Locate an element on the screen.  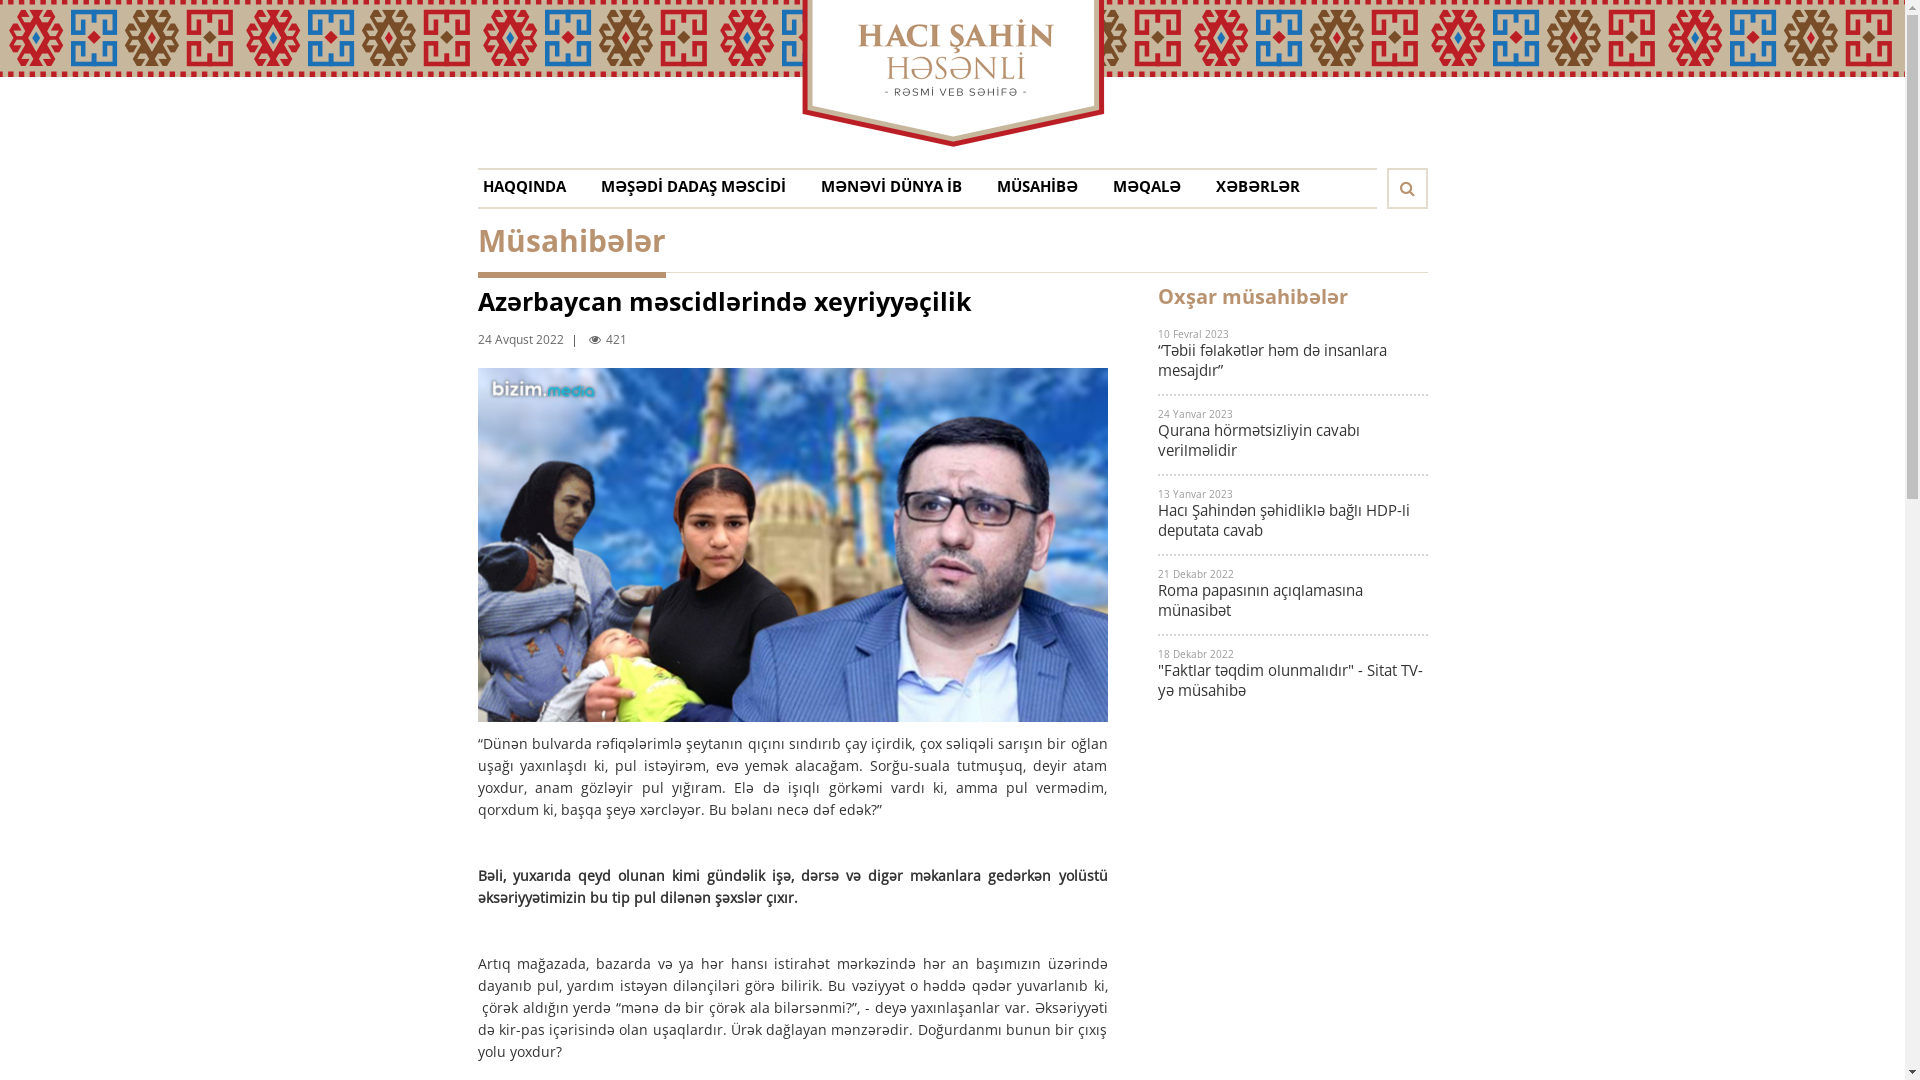
'HAQQINDA' is located at coordinates (481, 191).